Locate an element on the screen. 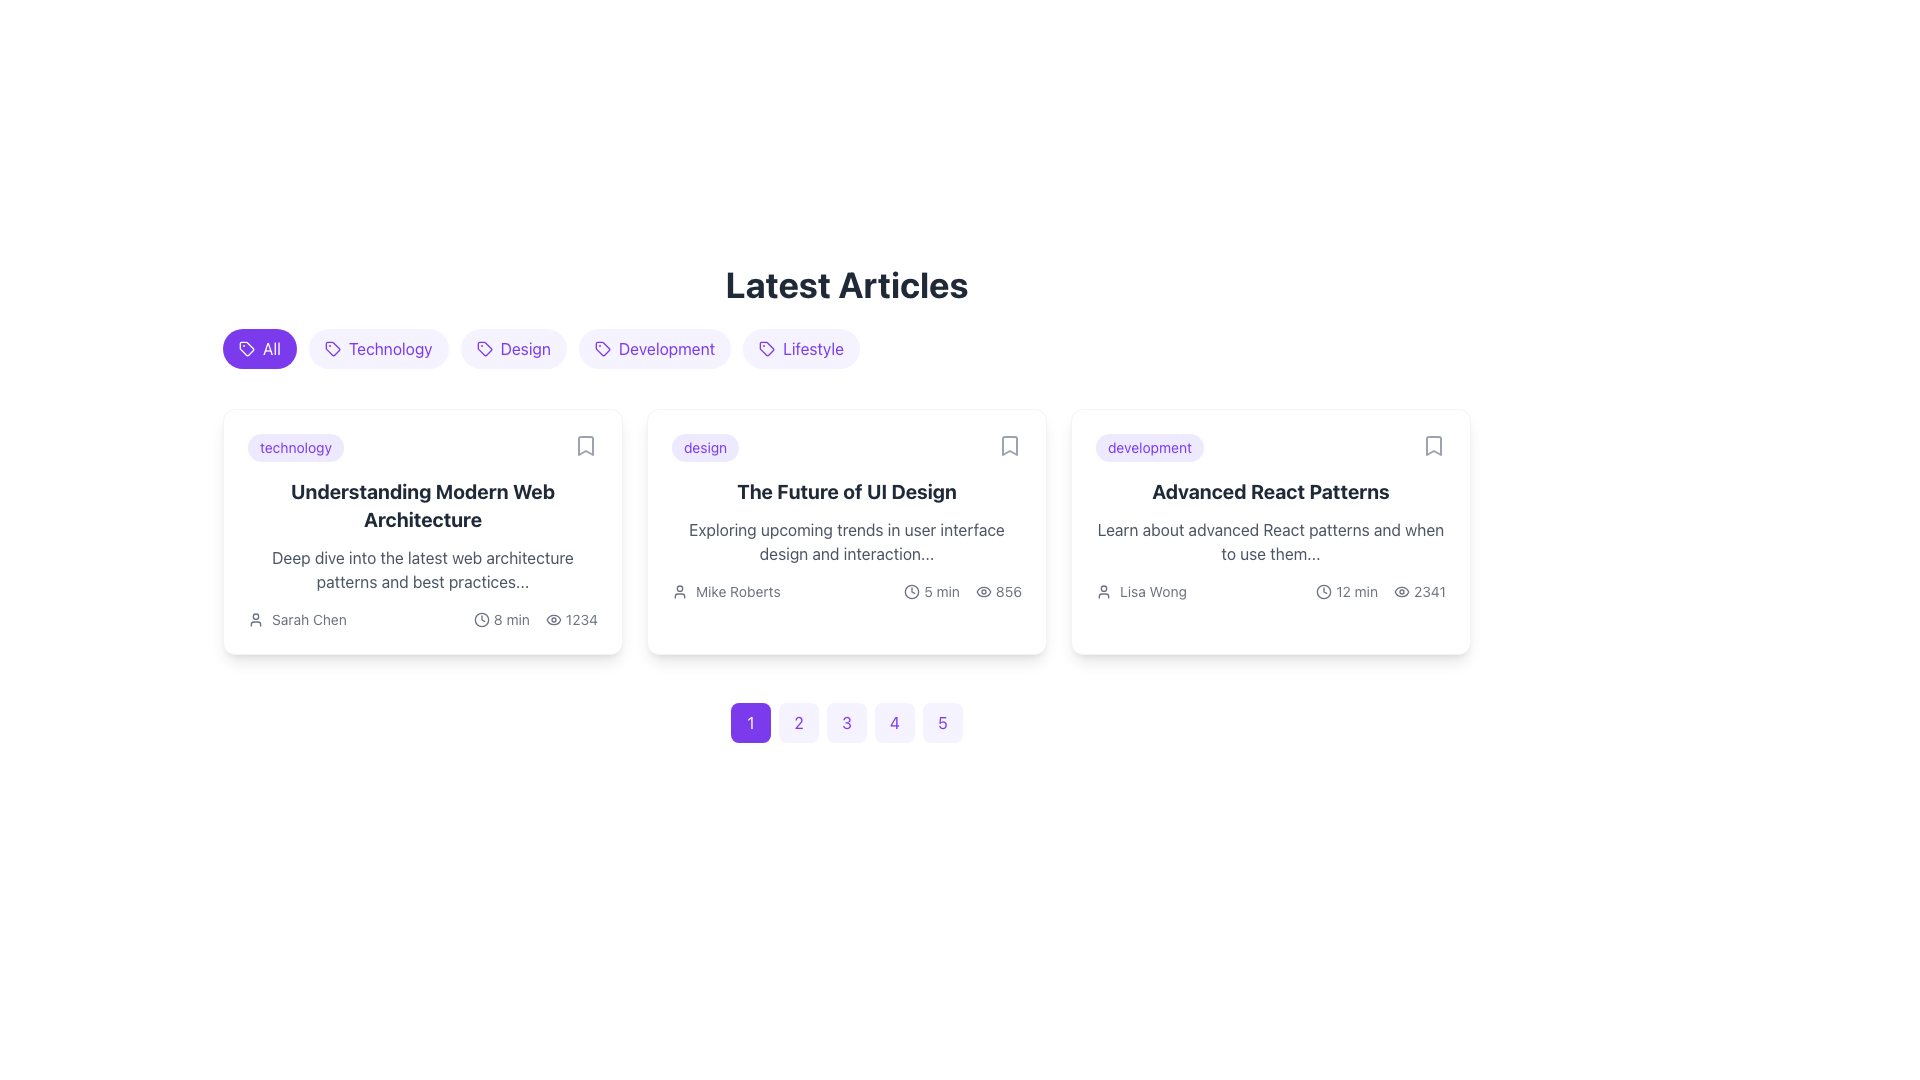  the Row of metadata information containing details about the article, such as author, reading time, and view count, located within the card titled 'Understanding Modern Web Architecture' is located at coordinates (421, 619).